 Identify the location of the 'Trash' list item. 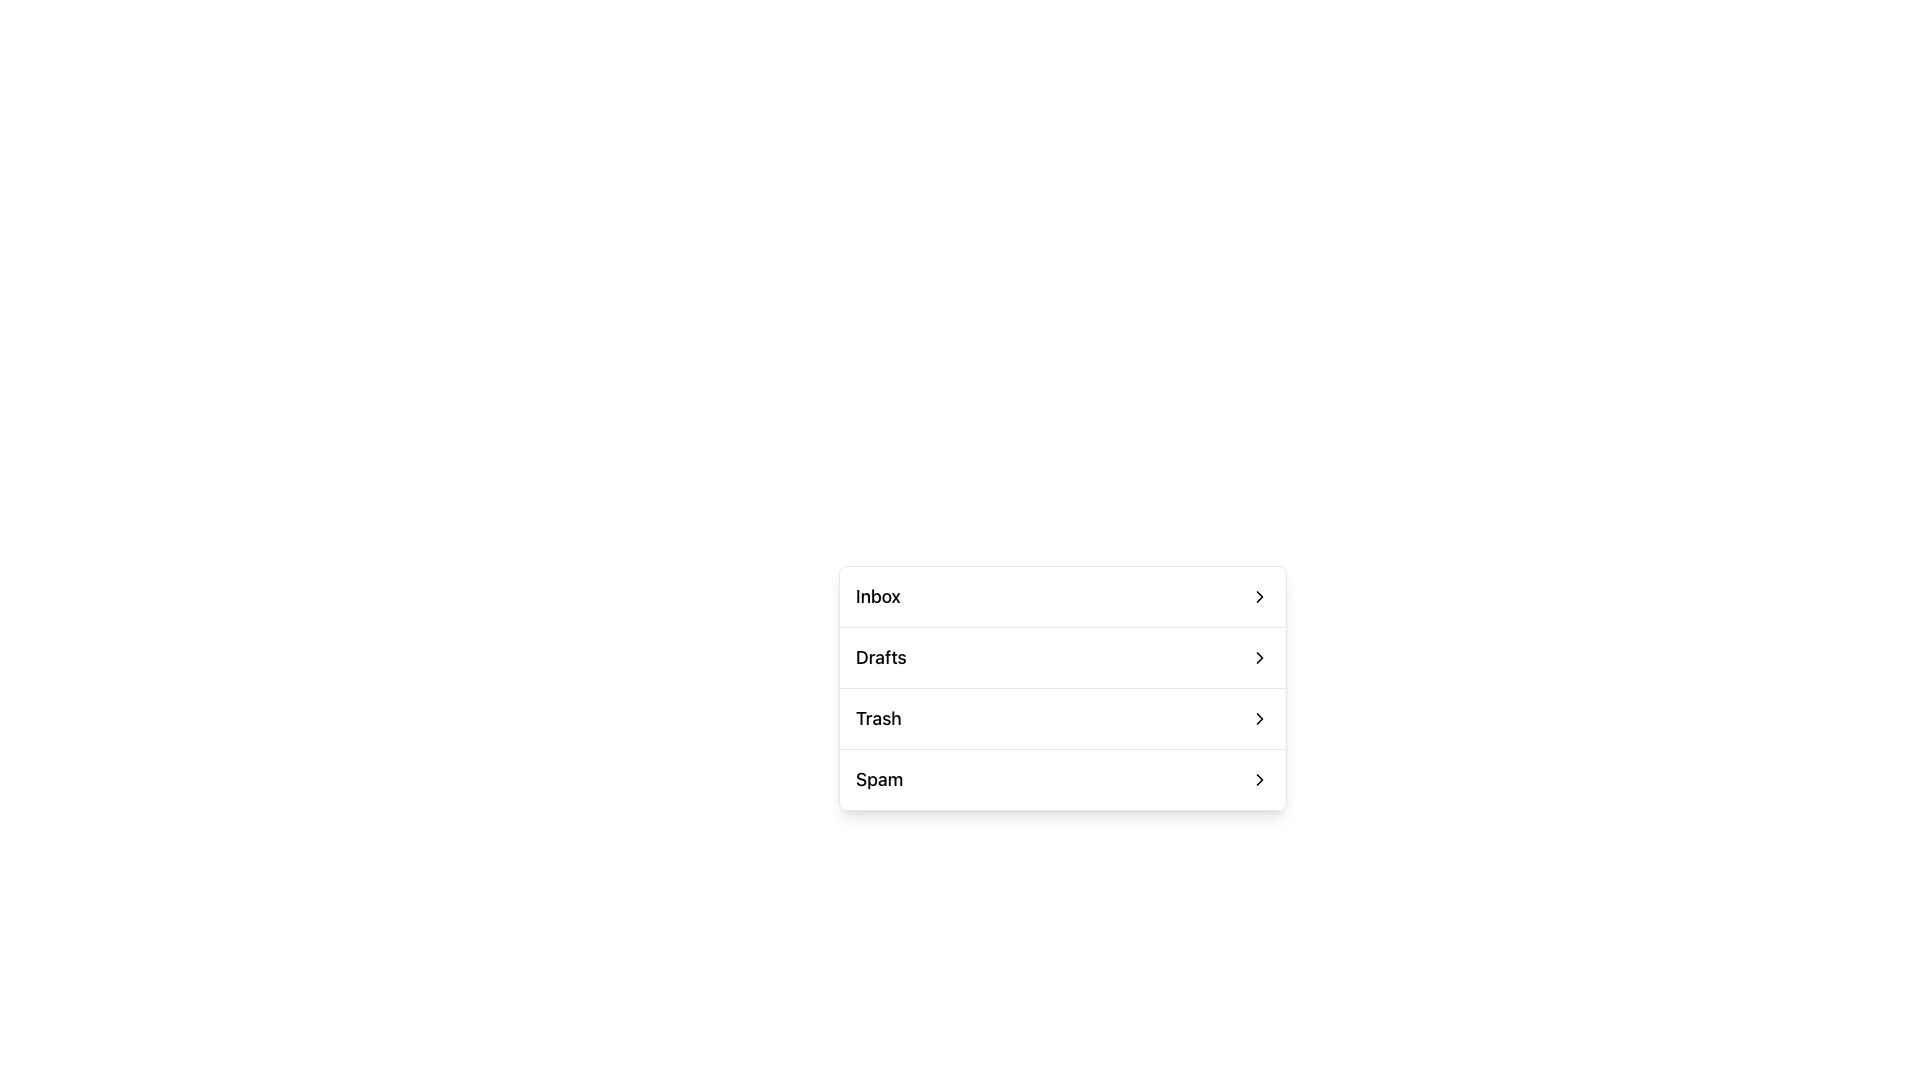
(1061, 687).